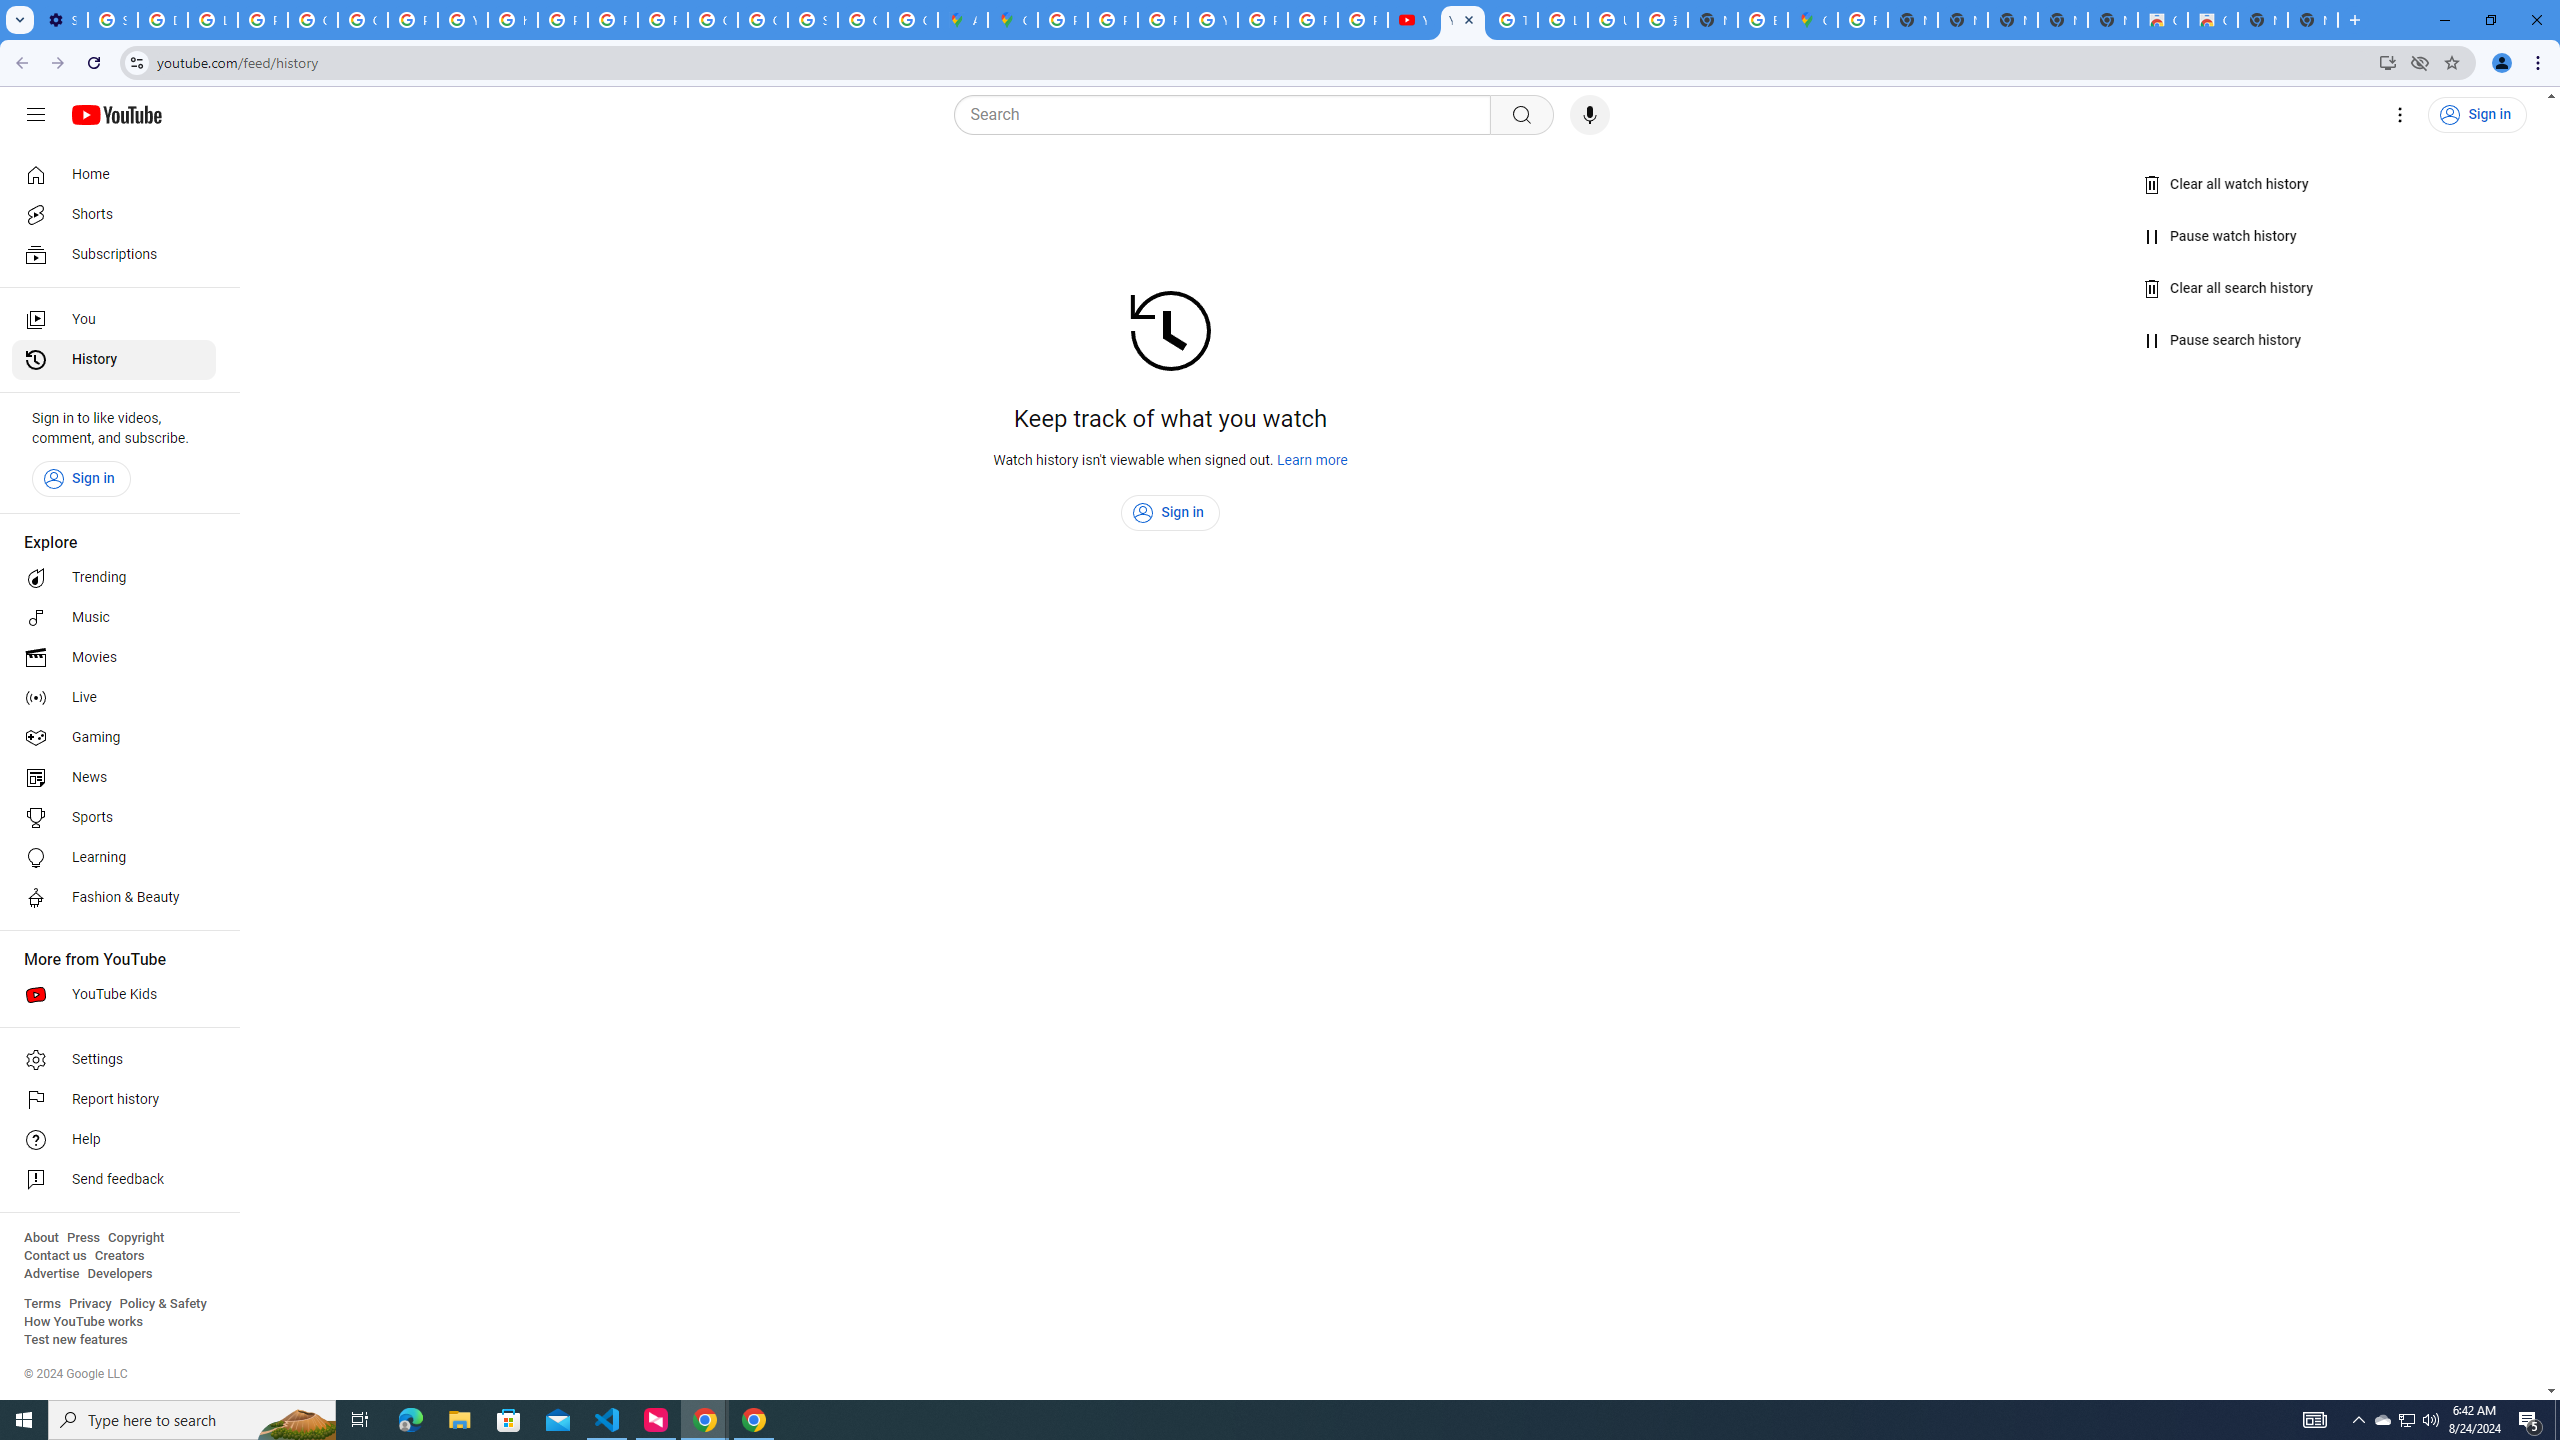  I want to click on 'Creators', so click(119, 1255).